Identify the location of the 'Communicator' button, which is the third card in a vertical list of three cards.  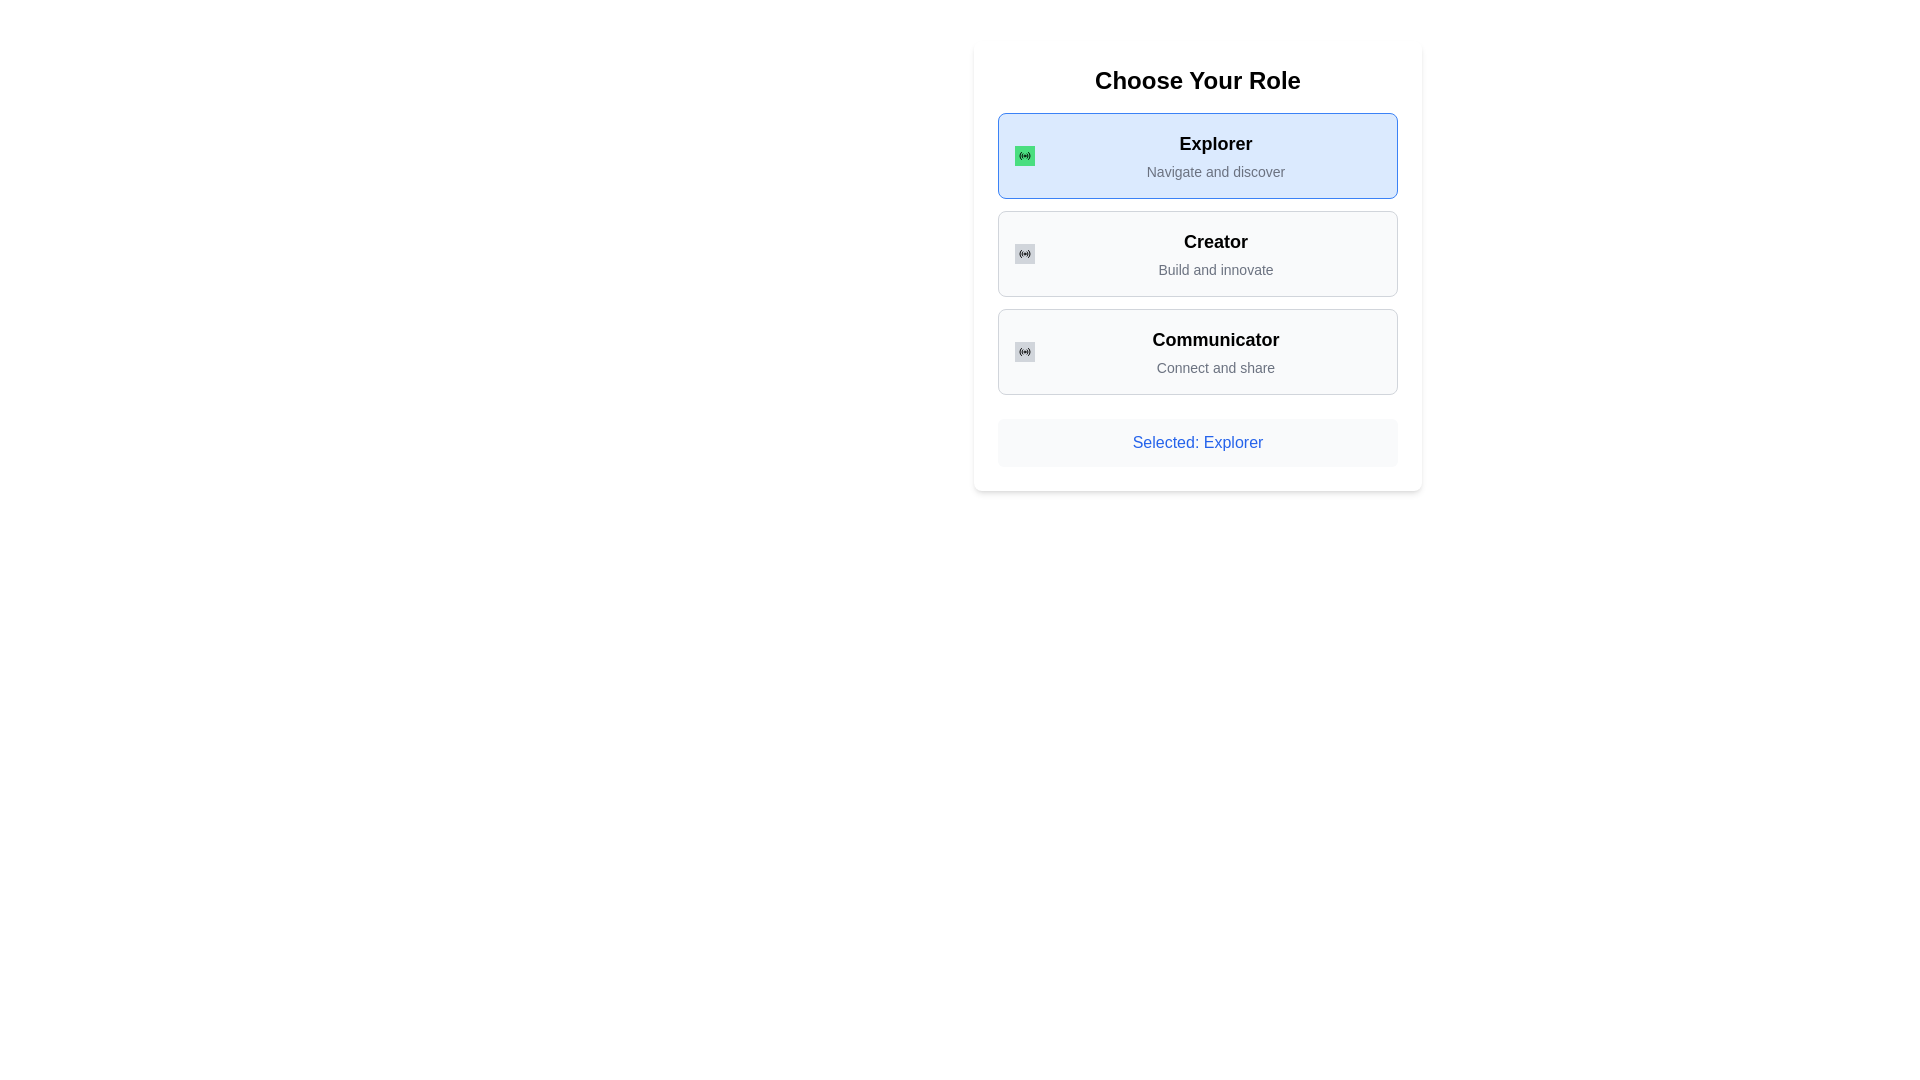
(1198, 350).